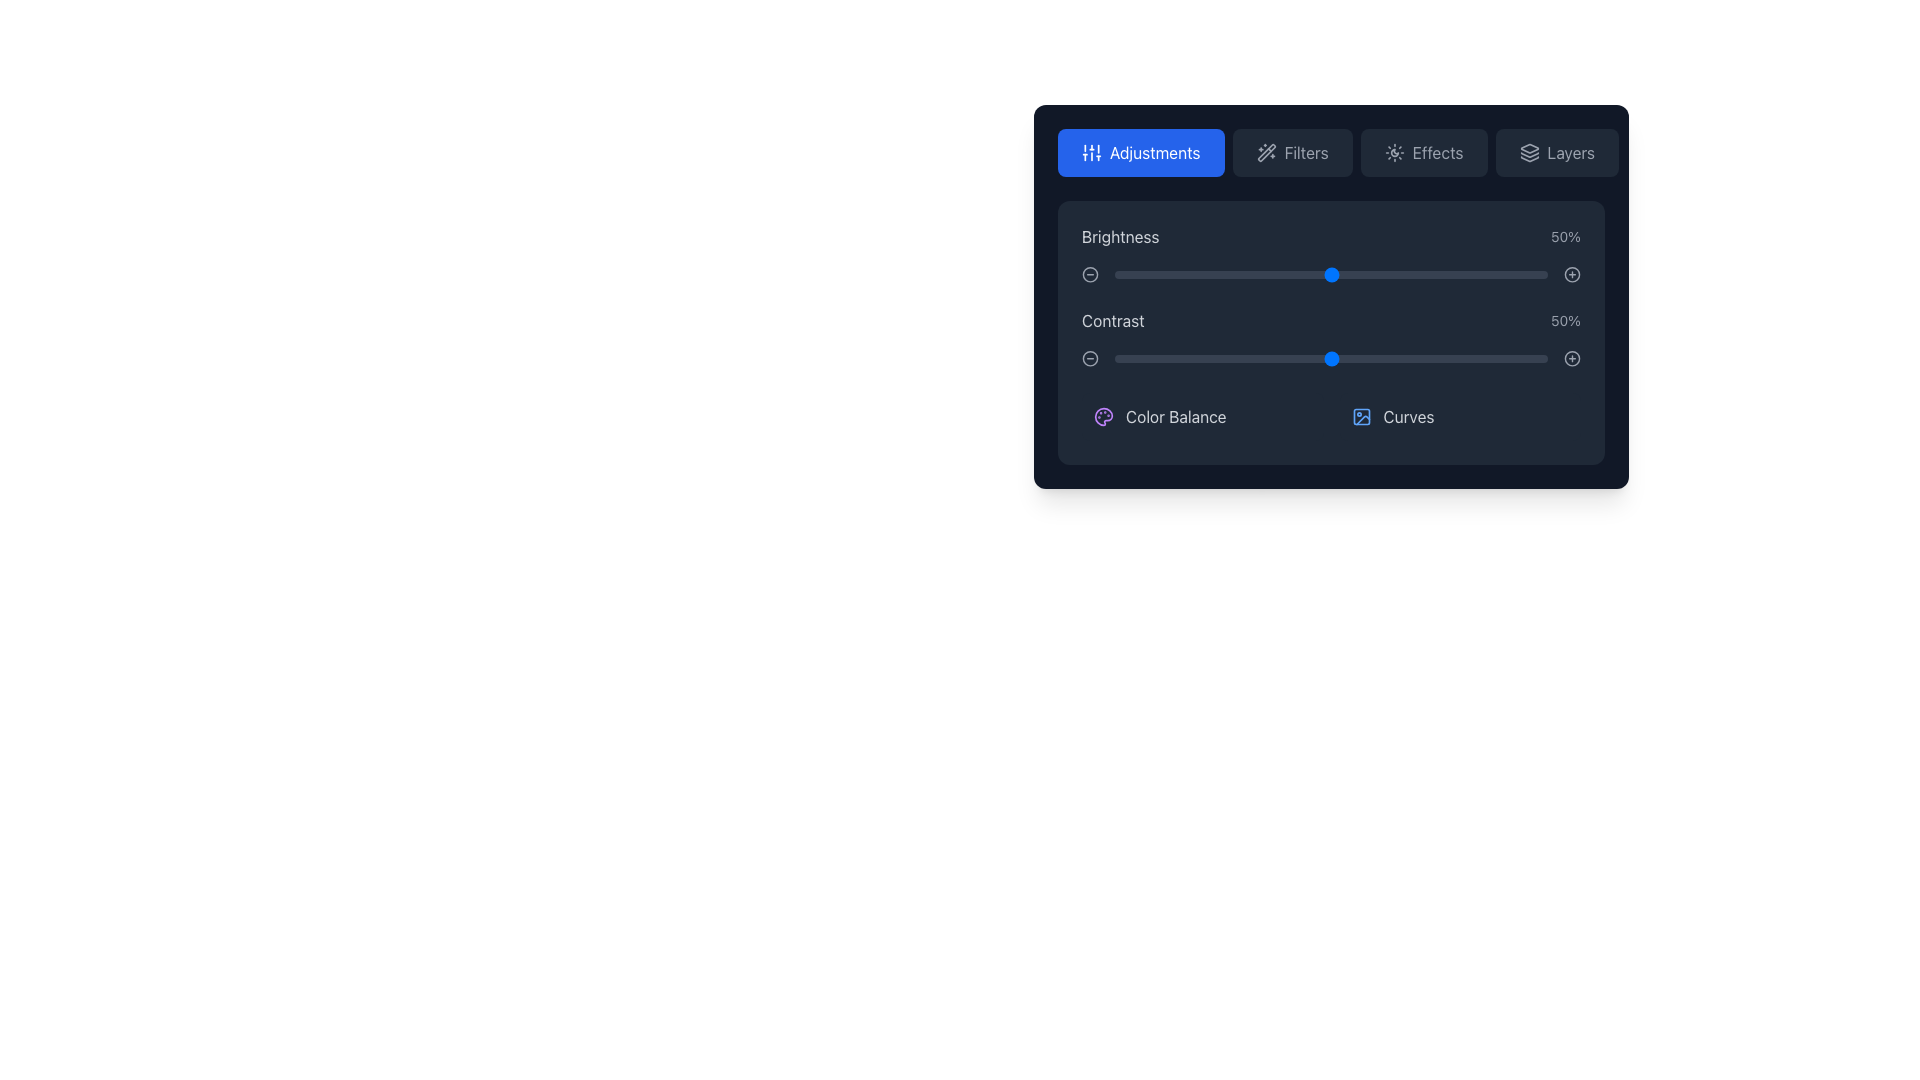  Describe the element at coordinates (1209, 357) in the screenshot. I see `the contrast level` at that location.